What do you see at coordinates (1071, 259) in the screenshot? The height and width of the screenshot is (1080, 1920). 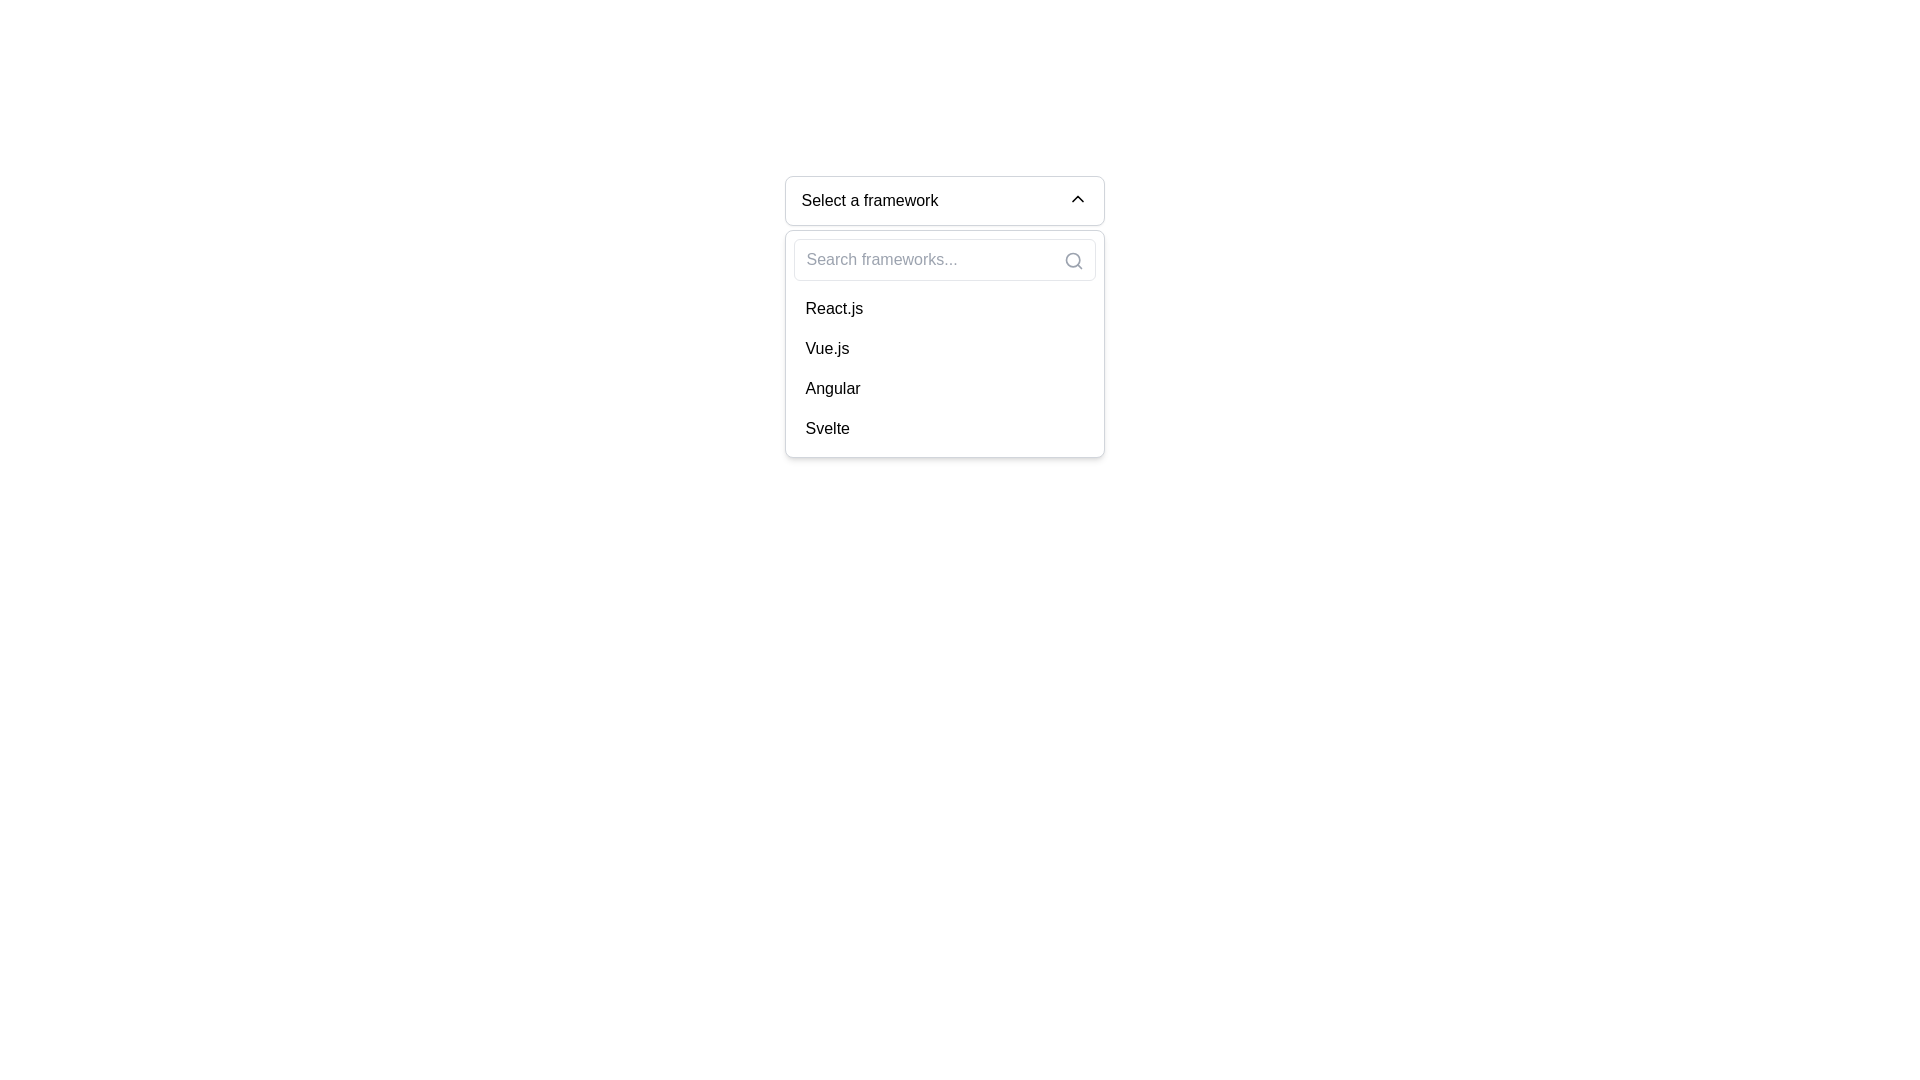 I see `the circular component of the magnifying glass icon in the SVG image, located at the top-right corner of the dropdown input area` at bounding box center [1071, 259].